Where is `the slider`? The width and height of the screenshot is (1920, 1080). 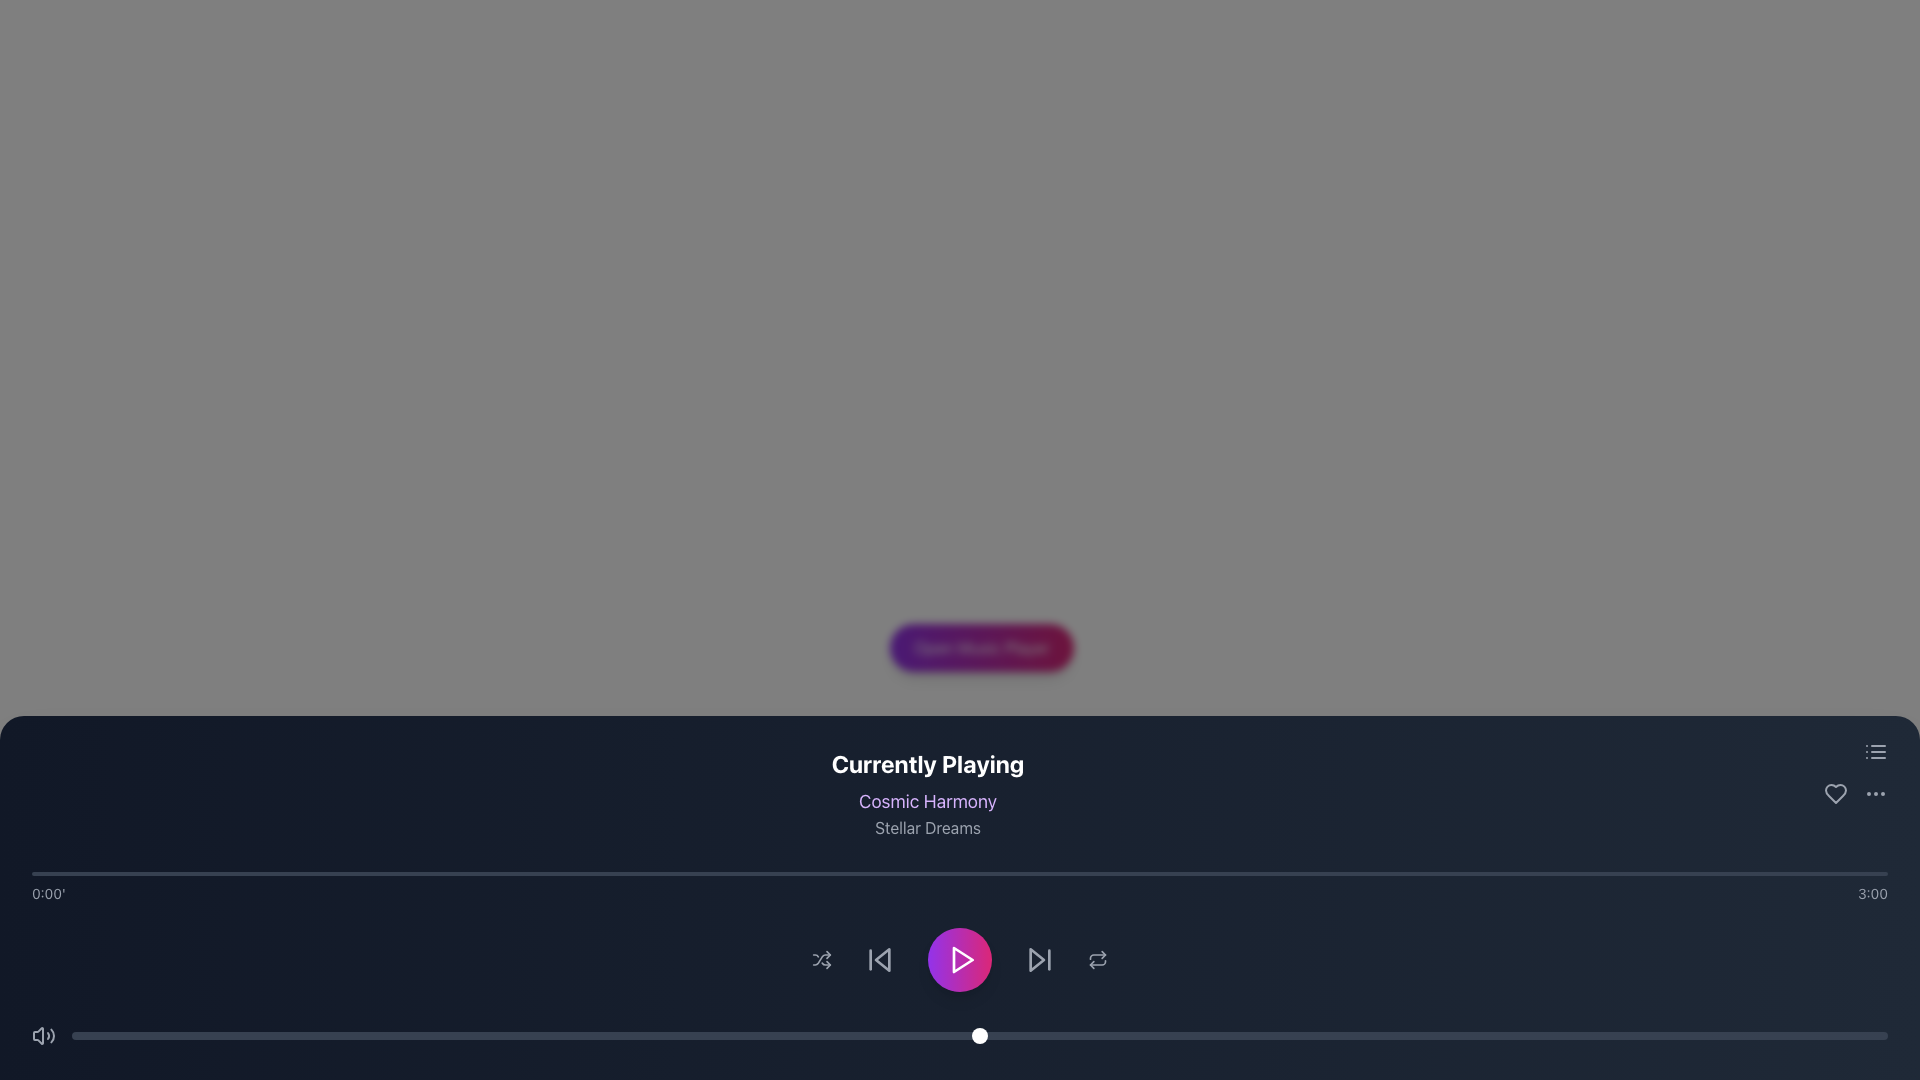 the slider is located at coordinates (1523, 1035).